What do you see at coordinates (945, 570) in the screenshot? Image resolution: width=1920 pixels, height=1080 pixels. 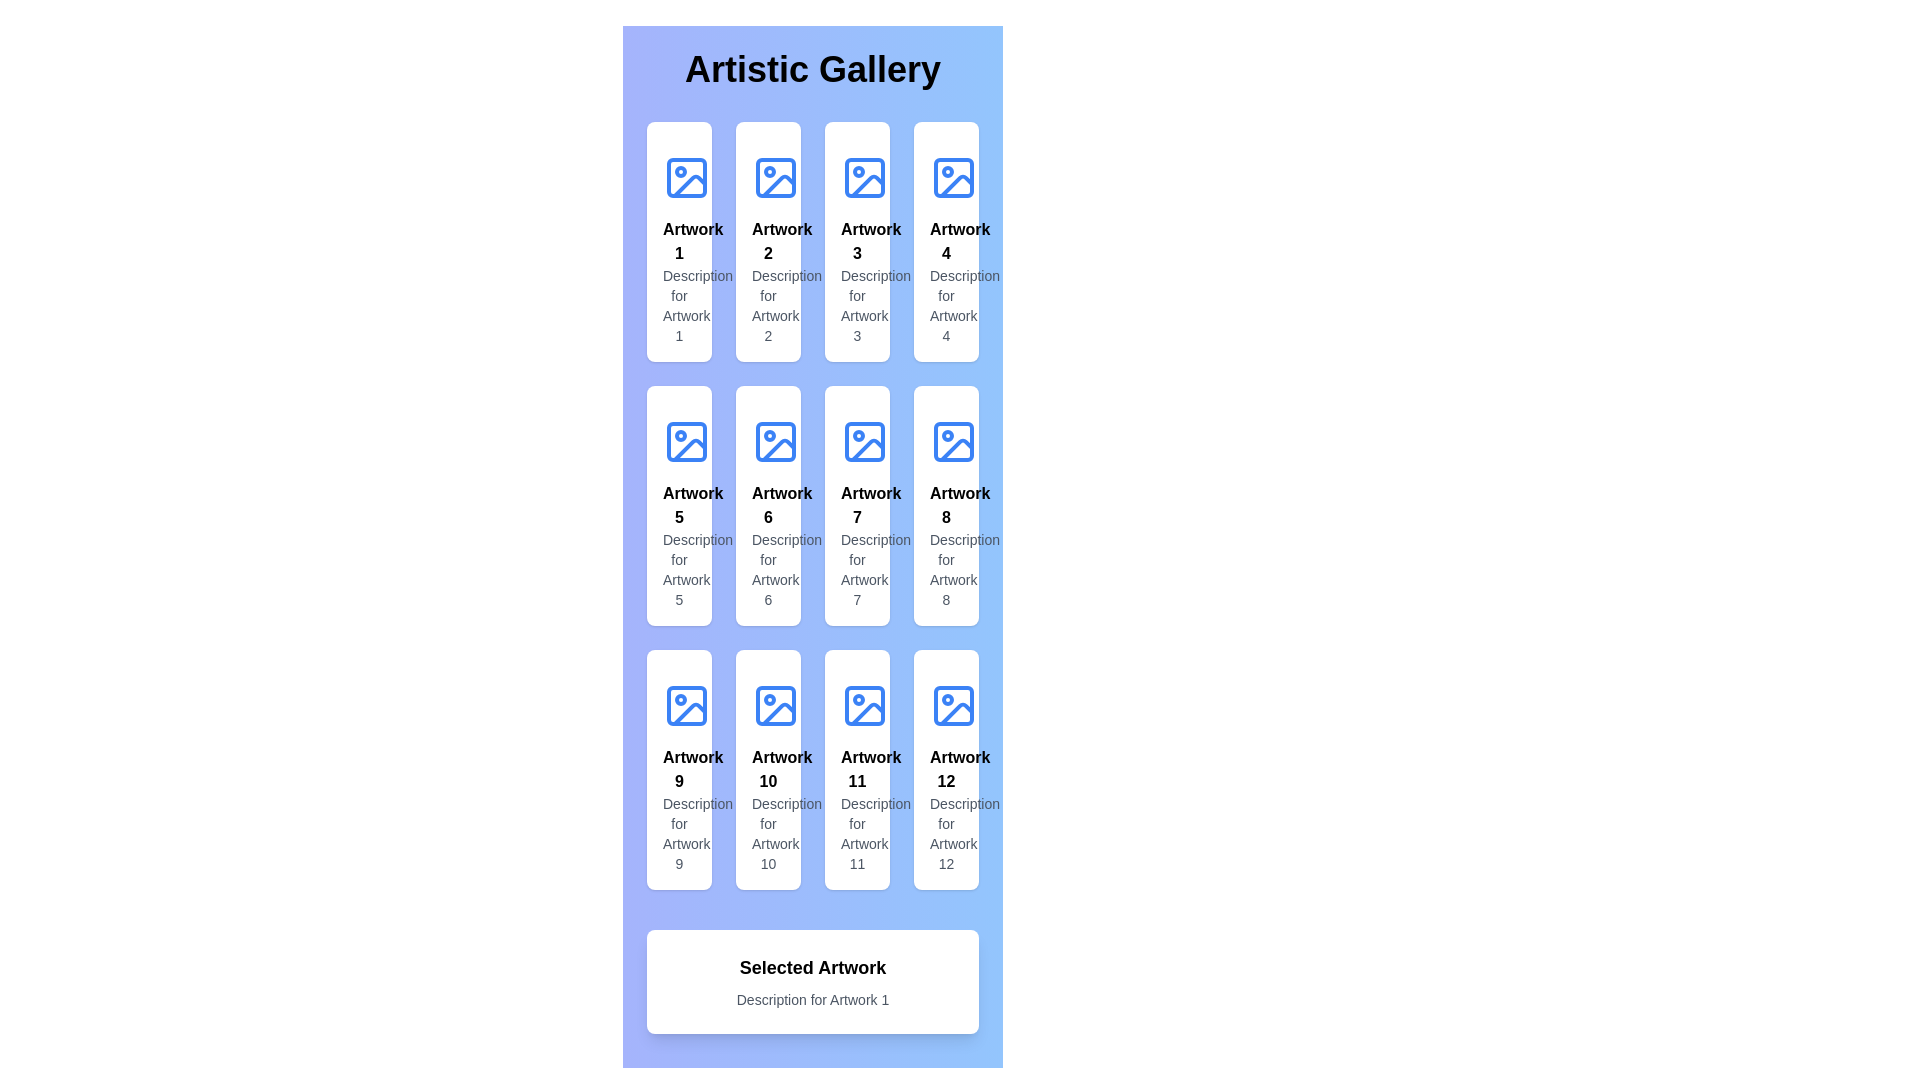 I see `the text label displaying 'Description for Artwork 8' which is styled in gray and located below the heading 'Artwork 8'` at bounding box center [945, 570].